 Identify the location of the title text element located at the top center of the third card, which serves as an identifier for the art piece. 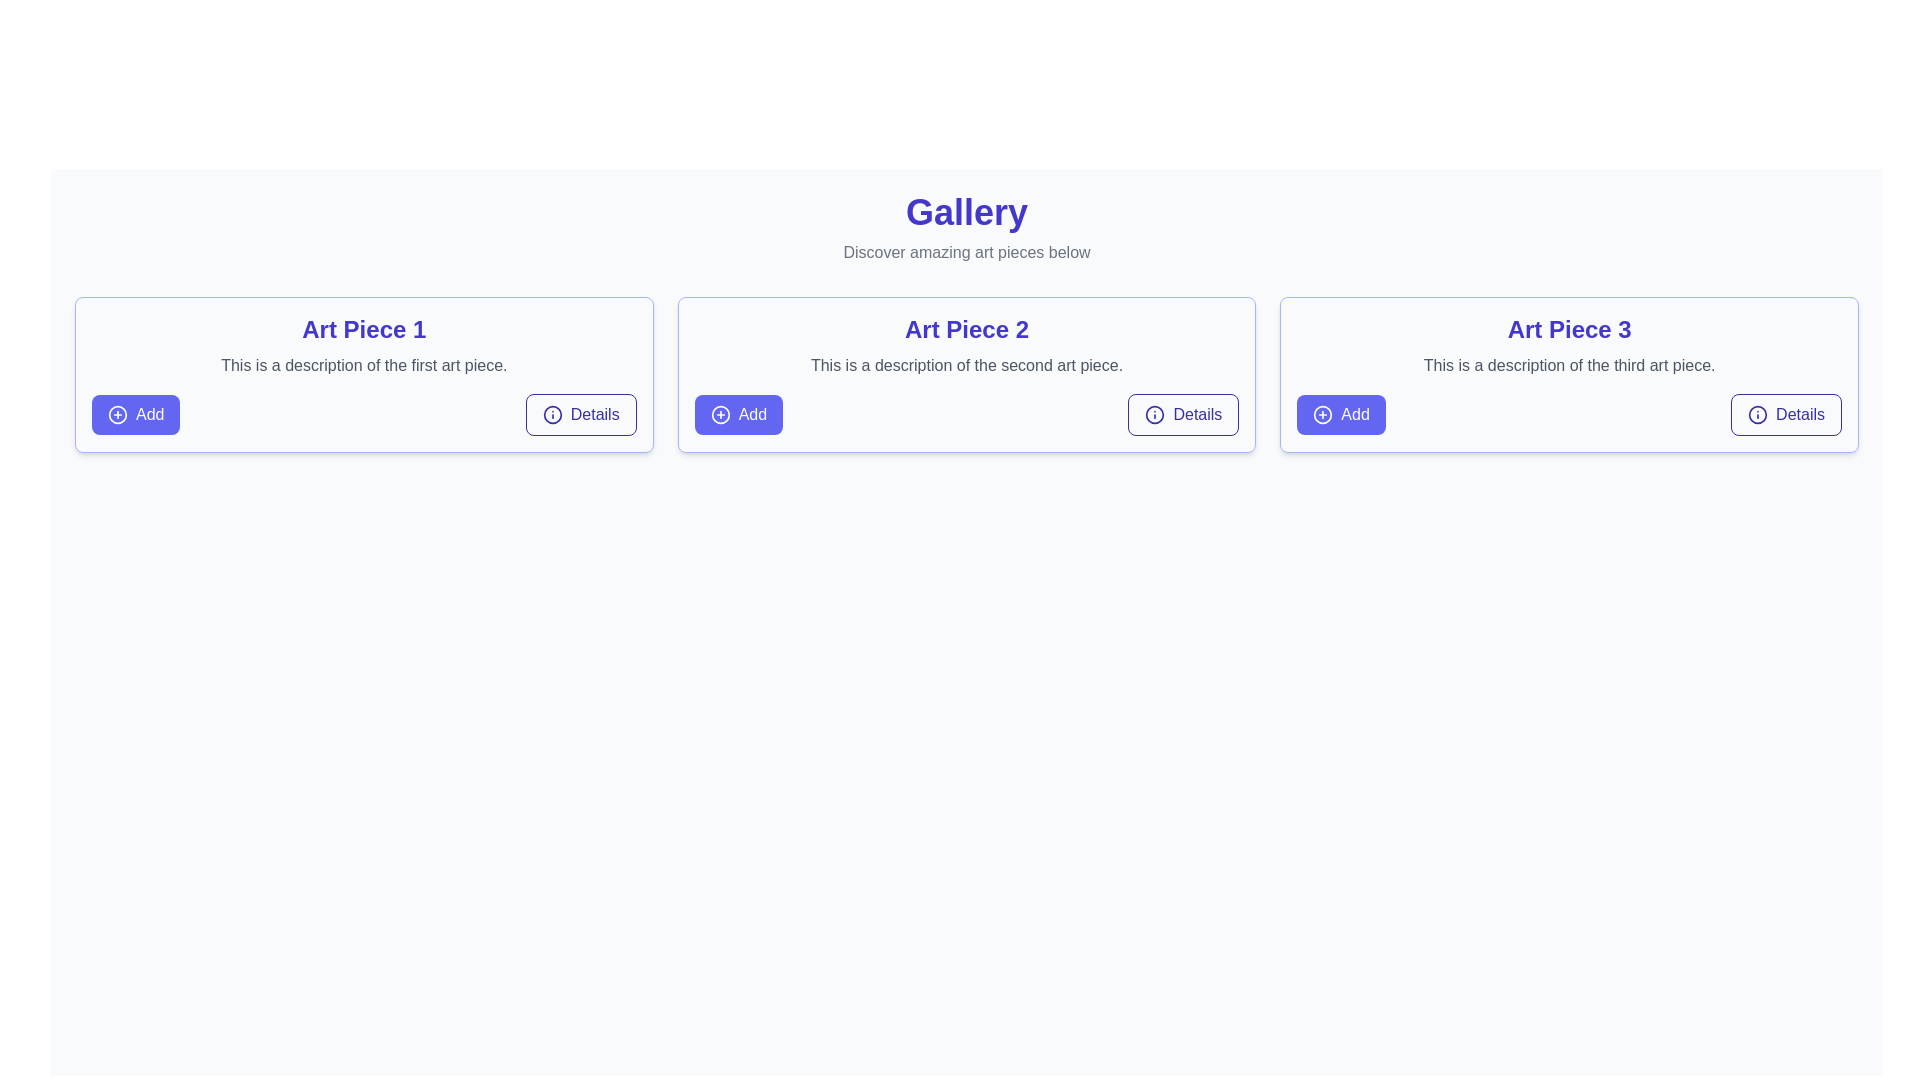
(1568, 329).